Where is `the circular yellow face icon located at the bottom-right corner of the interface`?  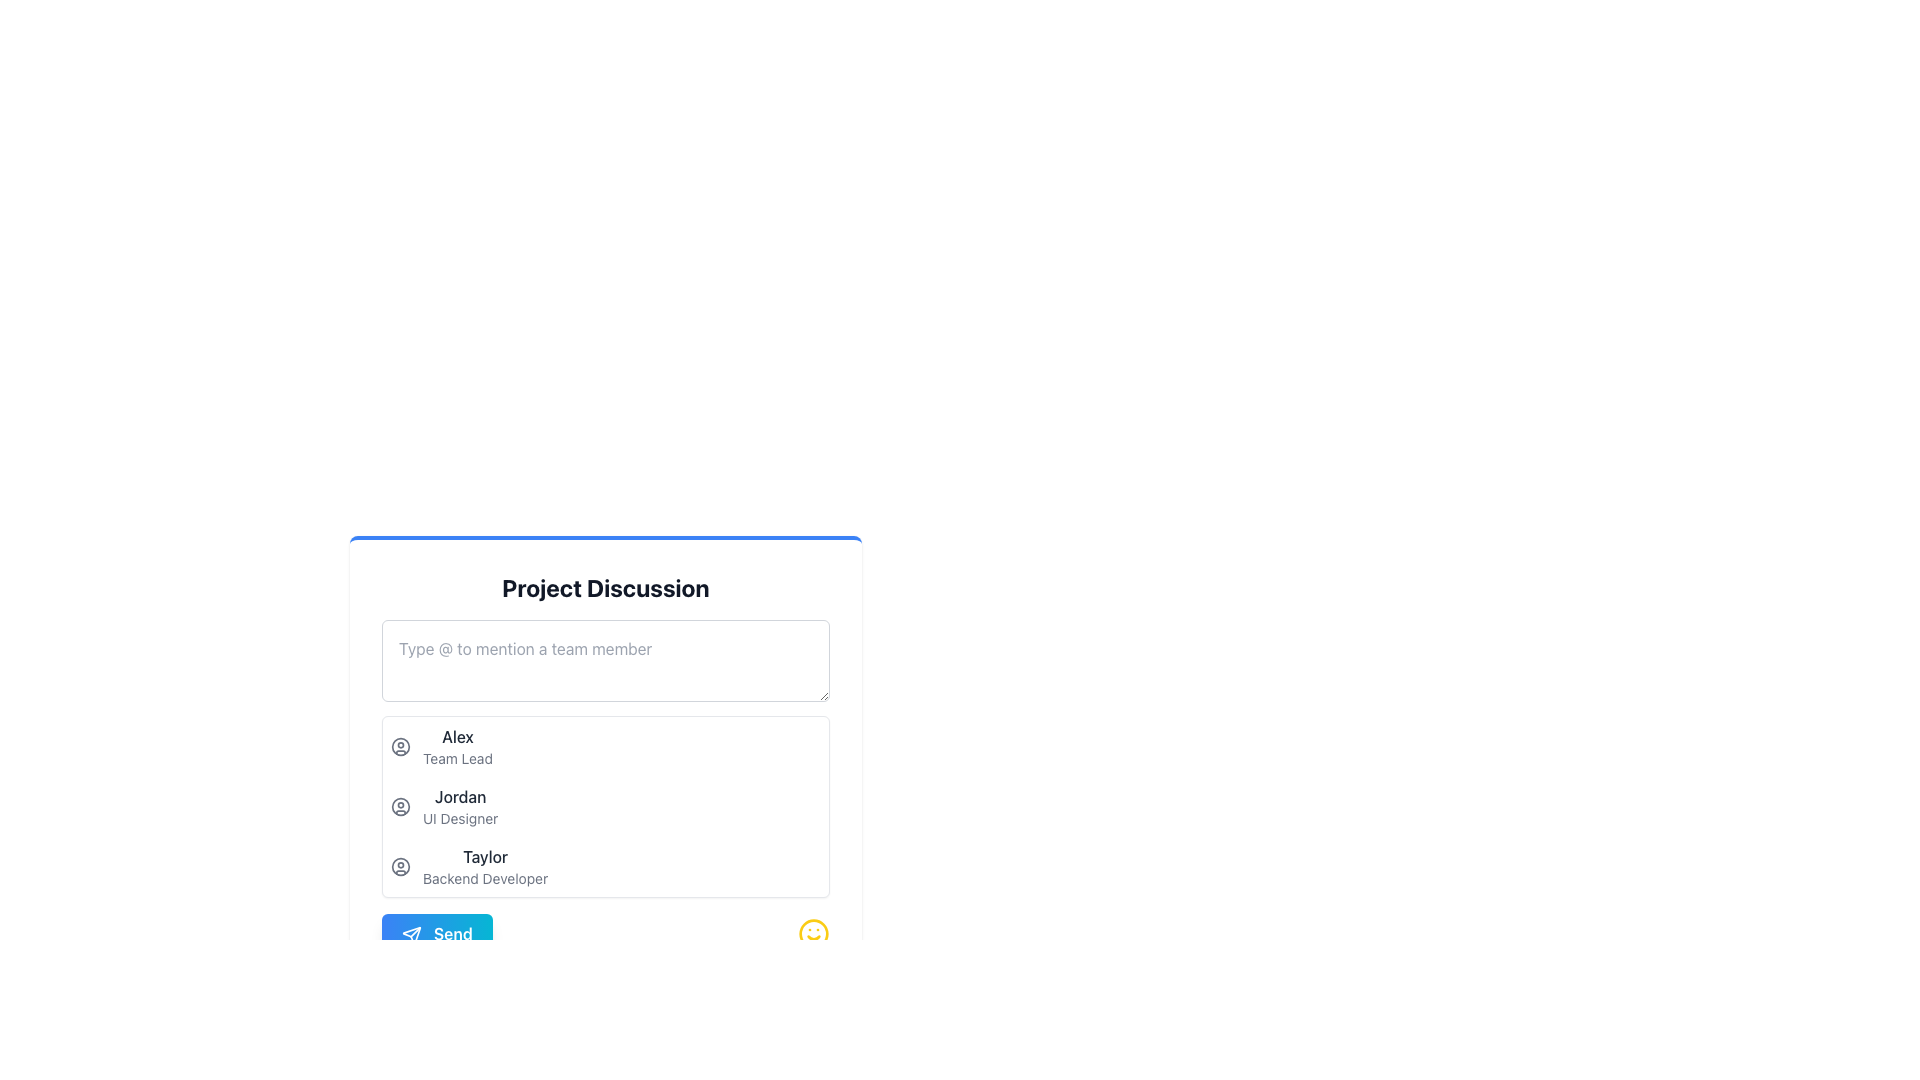
the circular yellow face icon located at the bottom-right corner of the interface is located at coordinates (814, 933).